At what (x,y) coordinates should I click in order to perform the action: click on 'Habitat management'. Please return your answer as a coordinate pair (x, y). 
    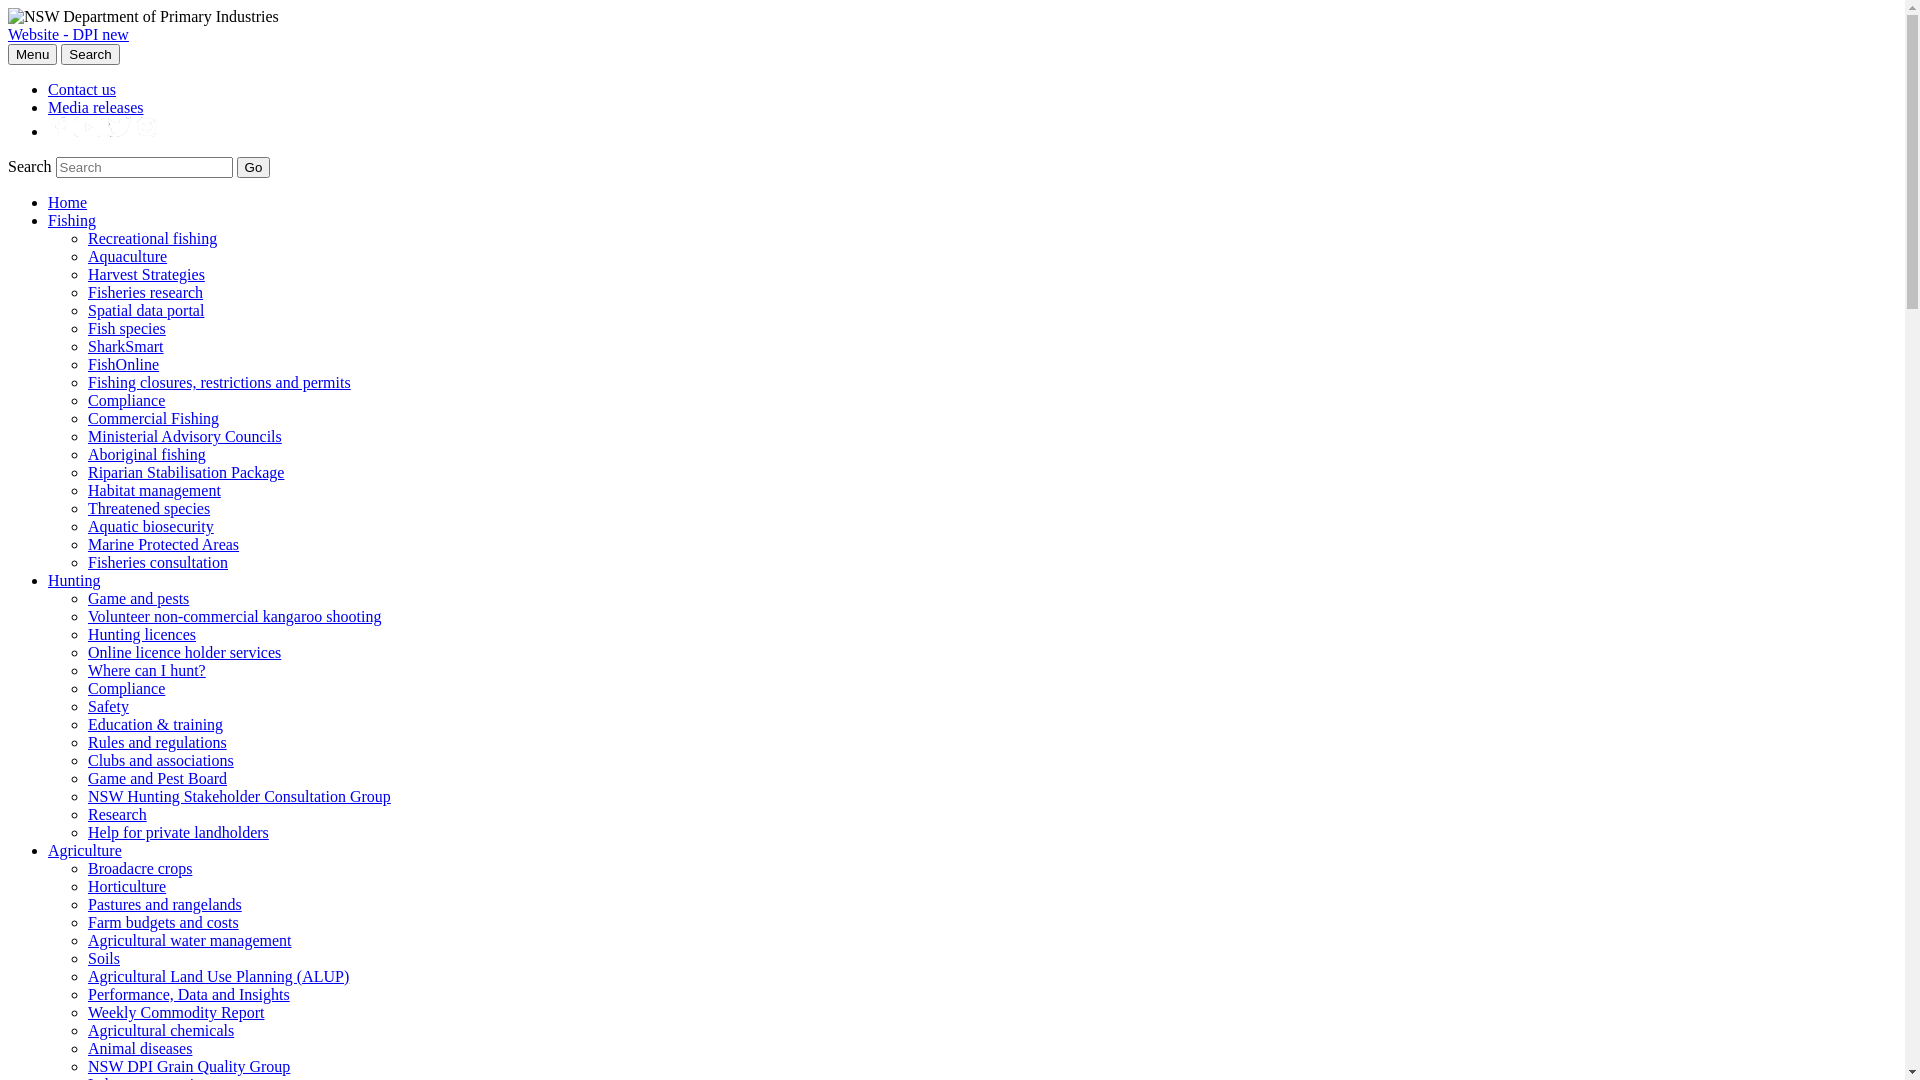
    Looking at the image, I should click on (153, 490).